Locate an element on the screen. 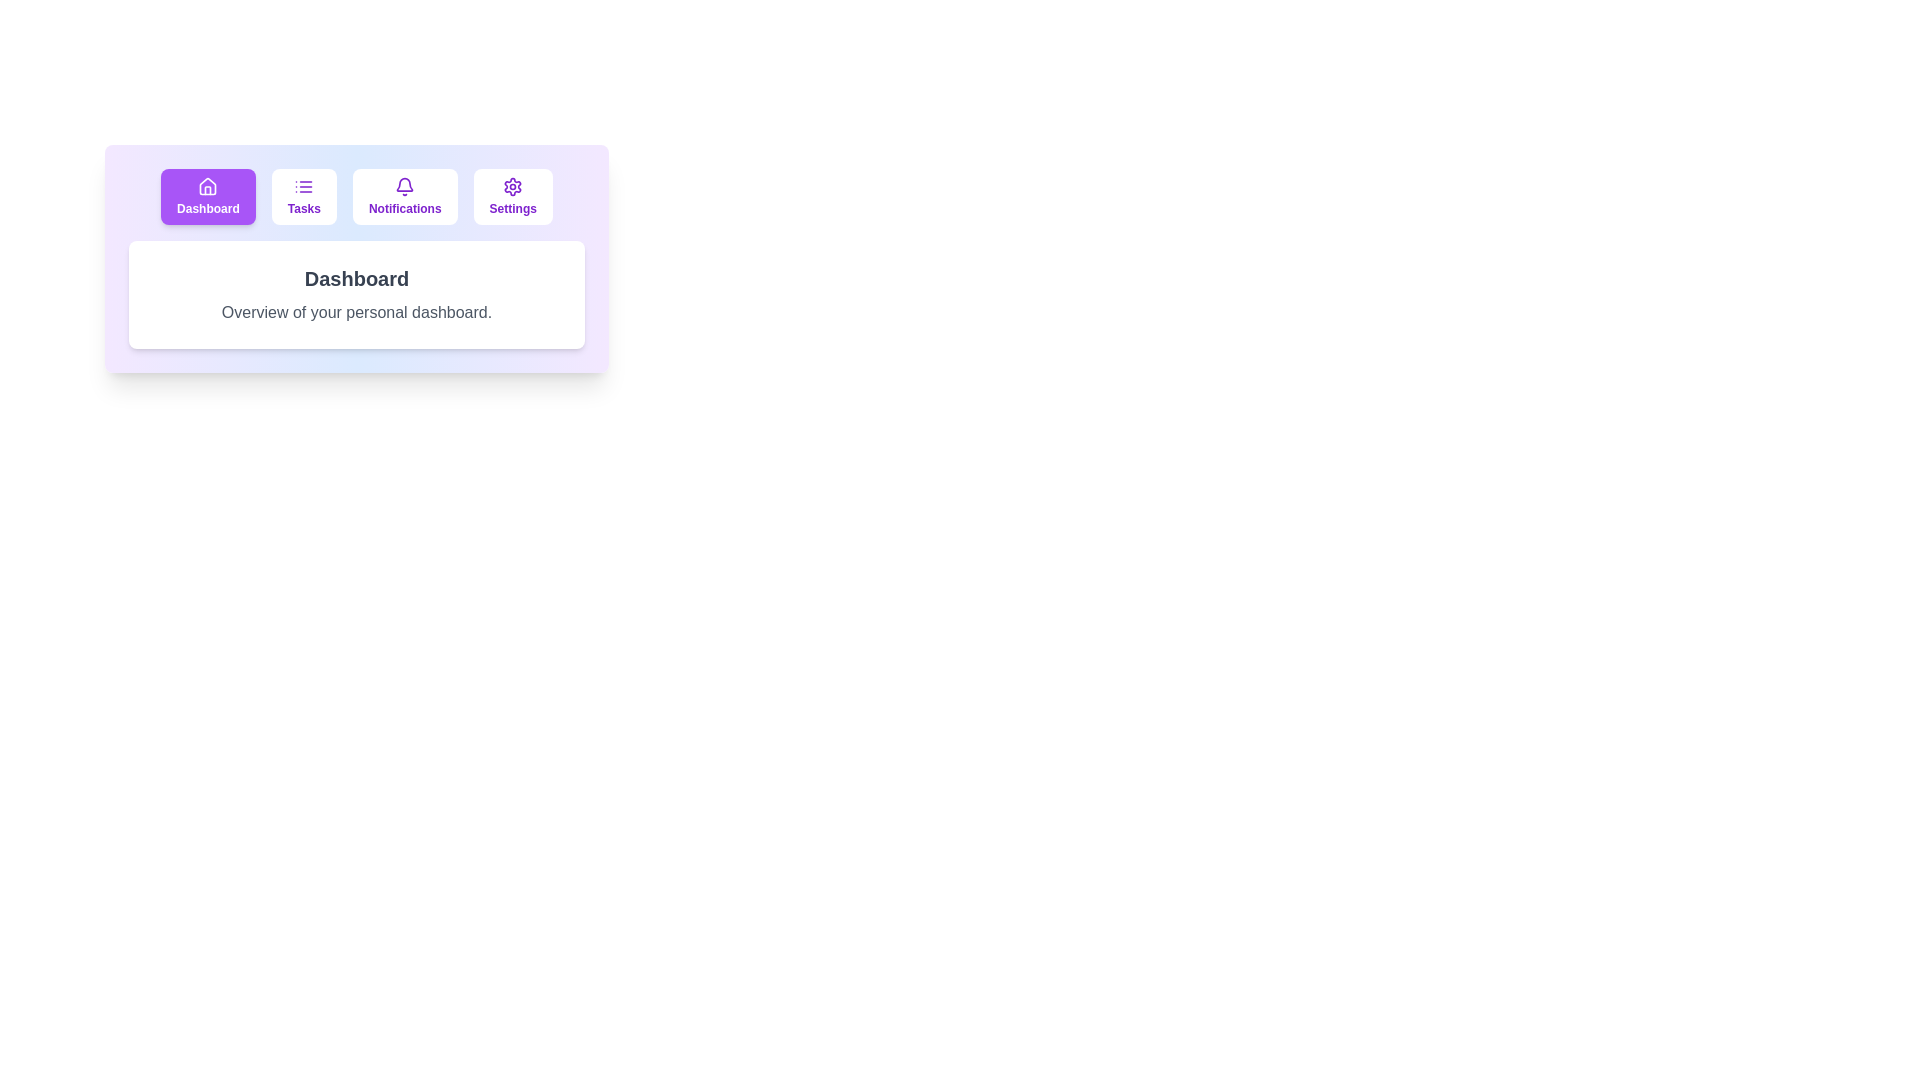 The width and height of the screenshot is (1920, 1080). the main display area to focus on the text is located at coordinates (356, 294).